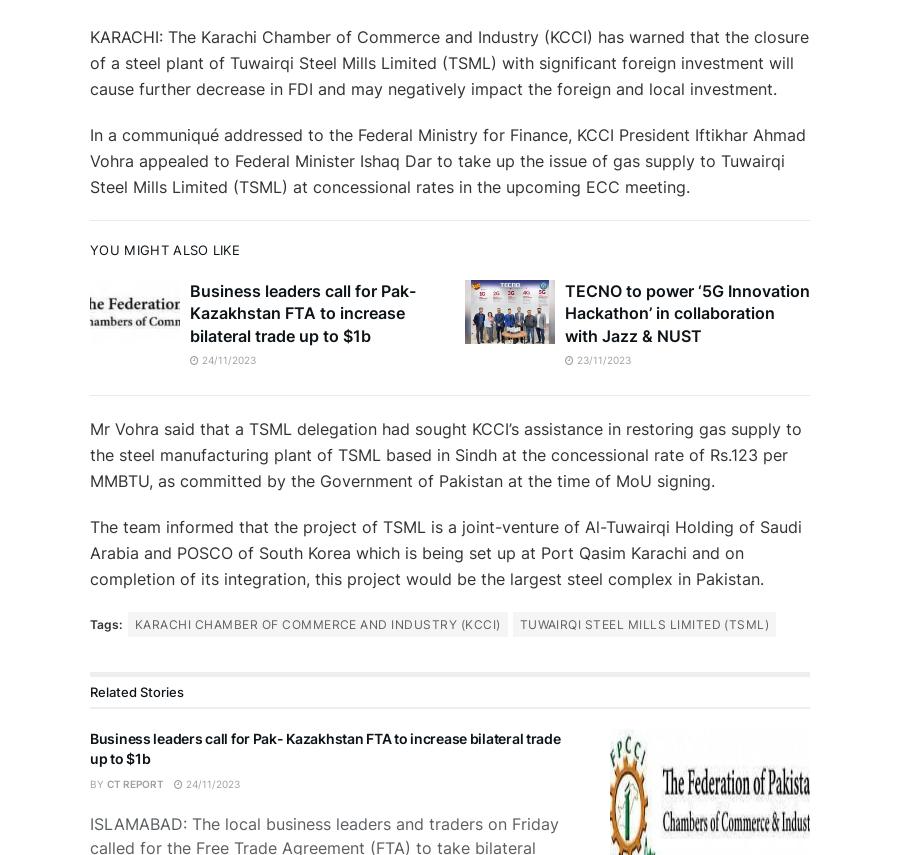 The image size is (900, 855). What do you see at coordinates (449, 60) in the screenshot?
I see `'KARACHI: The Karachi Chamber of Commerce and Industry (KCCI) has warned that the closure of a steel plant of Tuwairqi Steel Mills Limited (TSML) with significant foreign investment will cause further decrease in FDI and may negatively impact the foreign and local investment.'` at bounding box center [449, 60].